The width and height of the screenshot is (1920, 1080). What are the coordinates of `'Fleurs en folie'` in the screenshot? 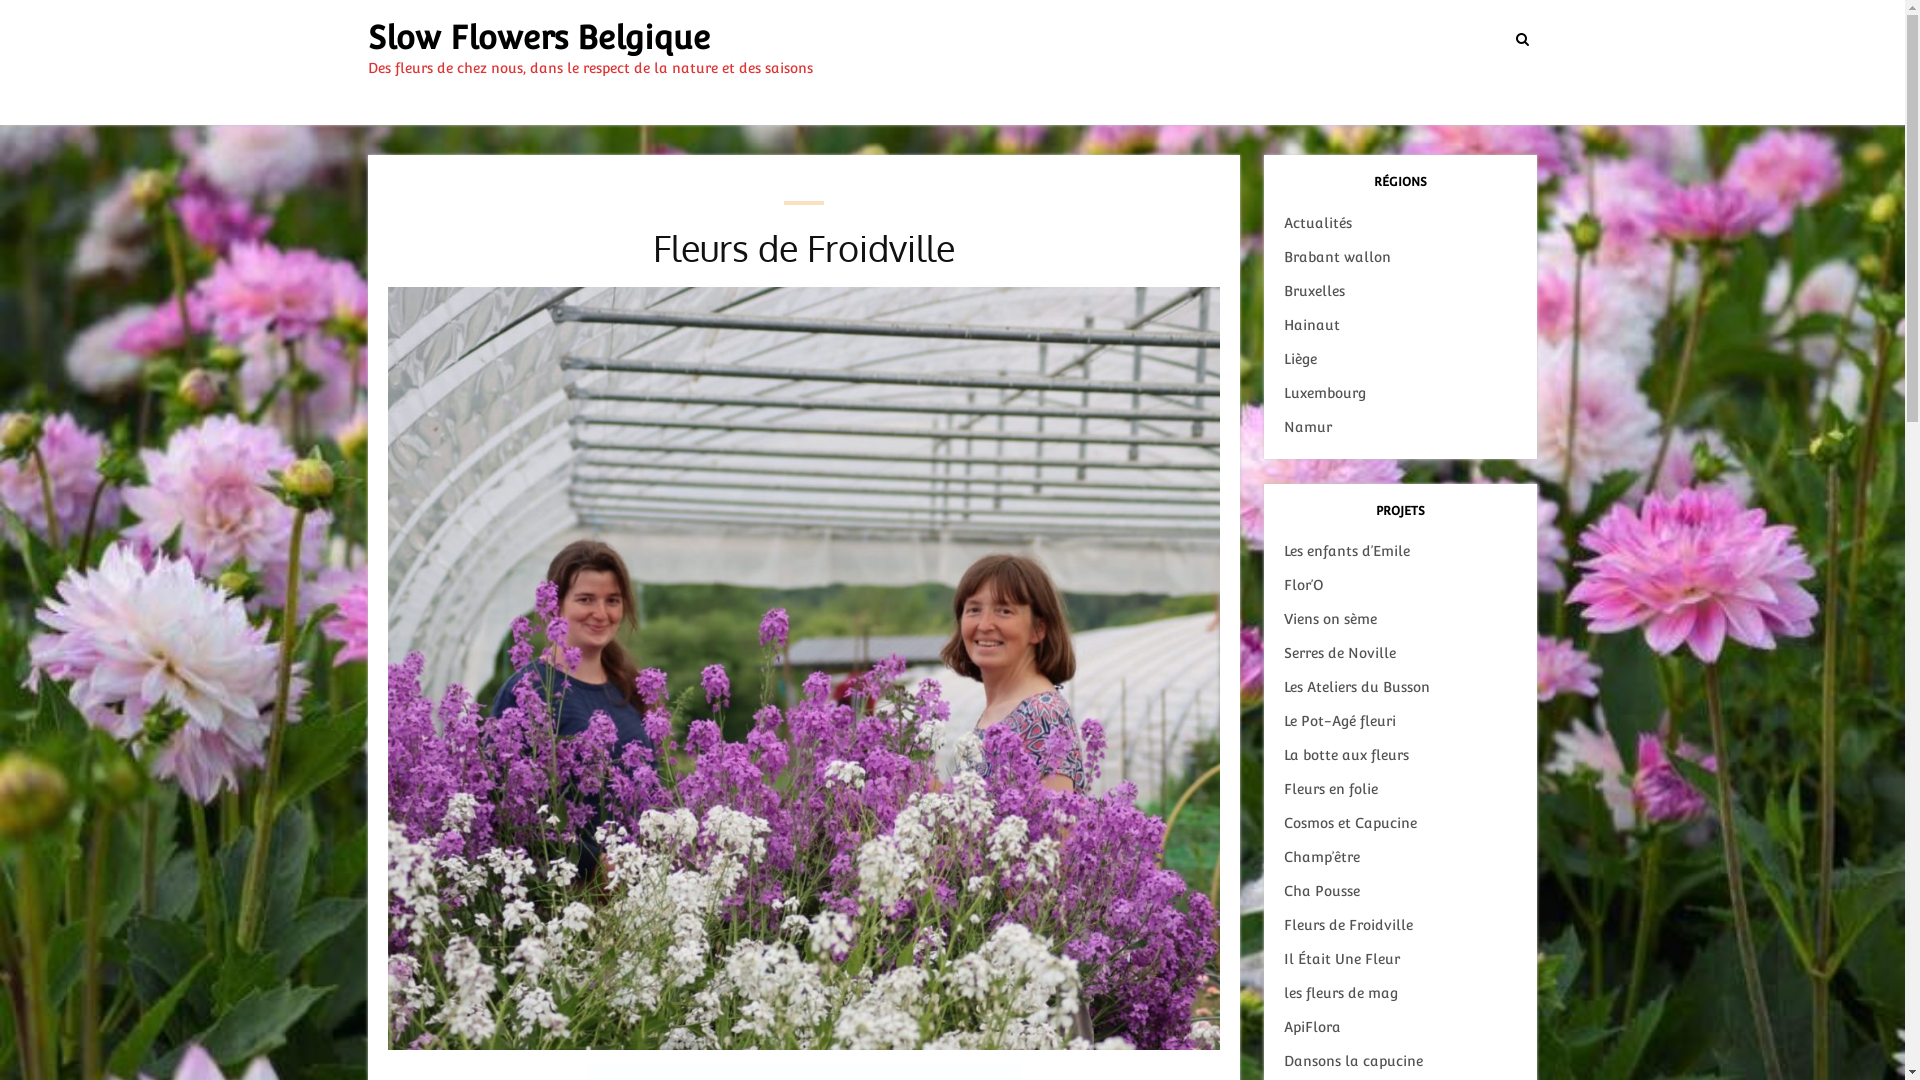 It's located at (1330, 788).